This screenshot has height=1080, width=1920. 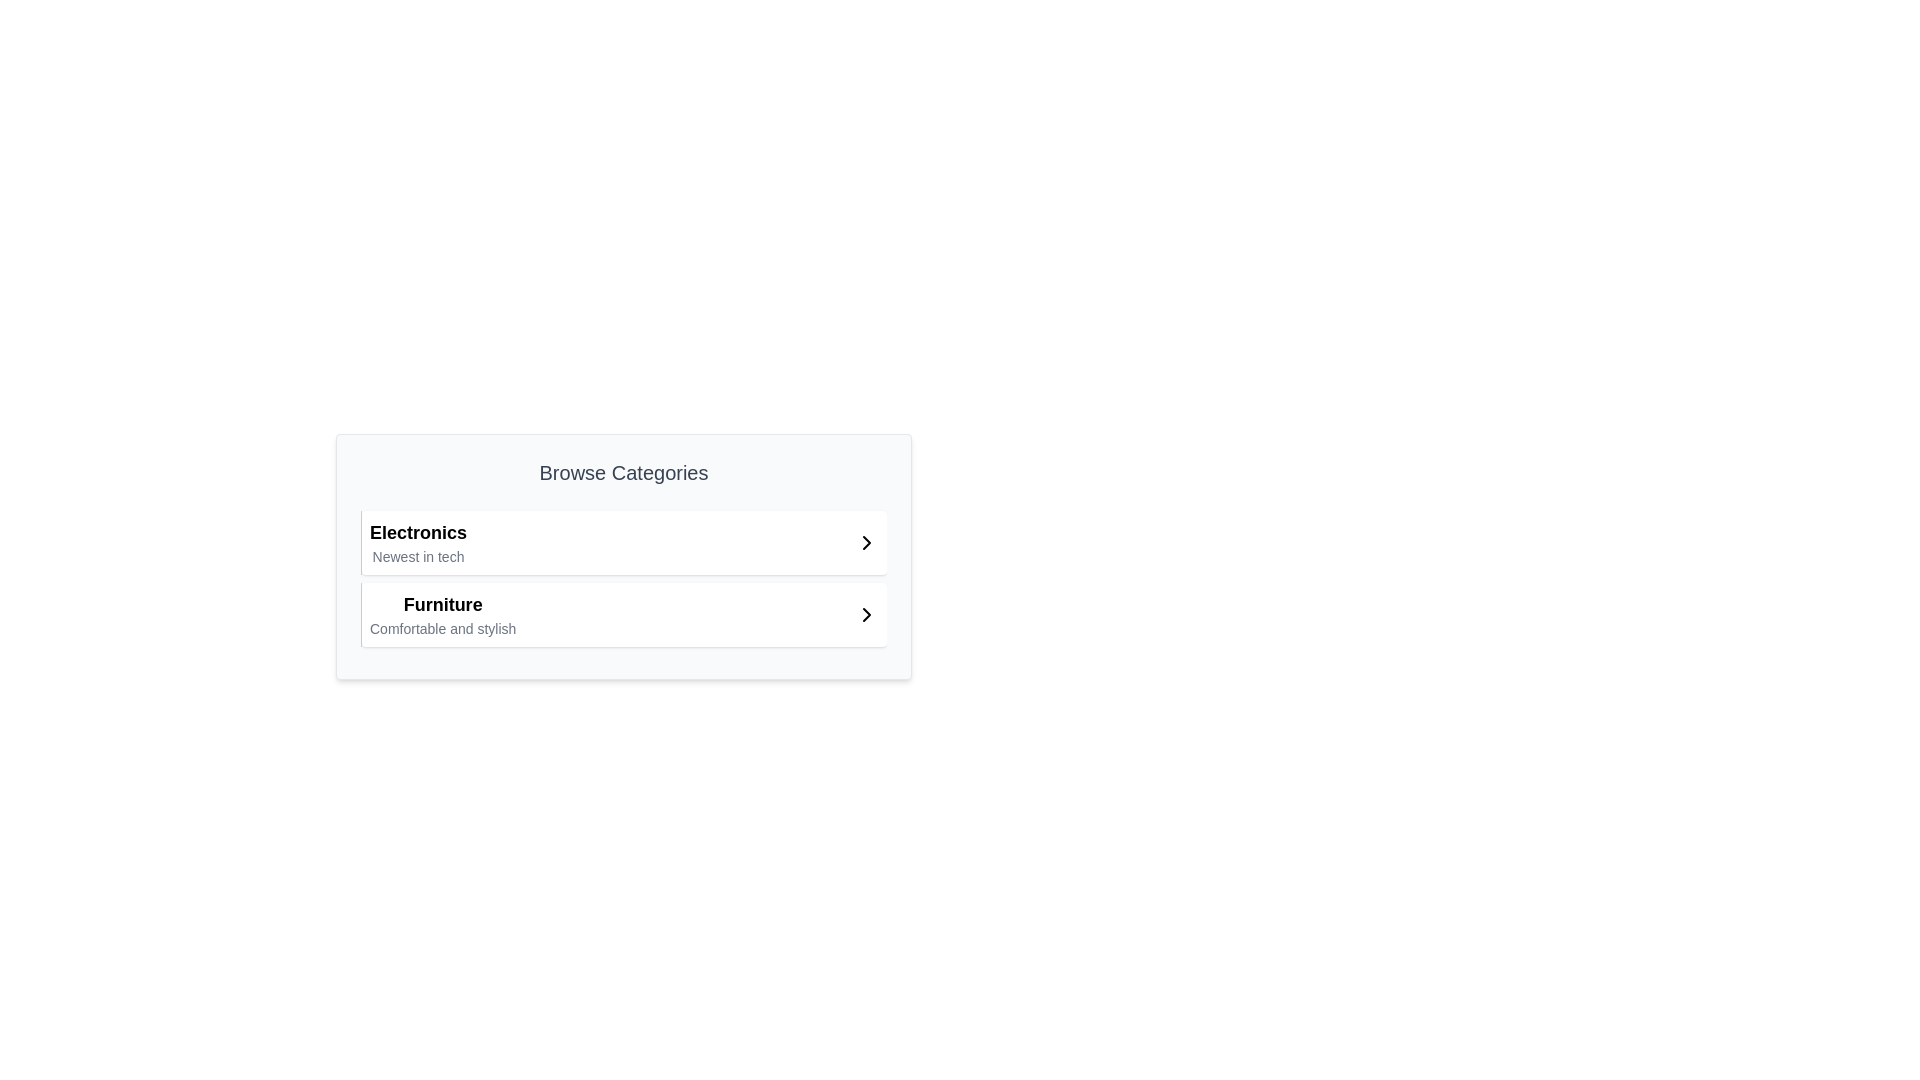 What do you see at coordinates (623, 543) in the screenshot?
I see `the first list item labeled 'Electronics'` at bounding box center [623, 543].